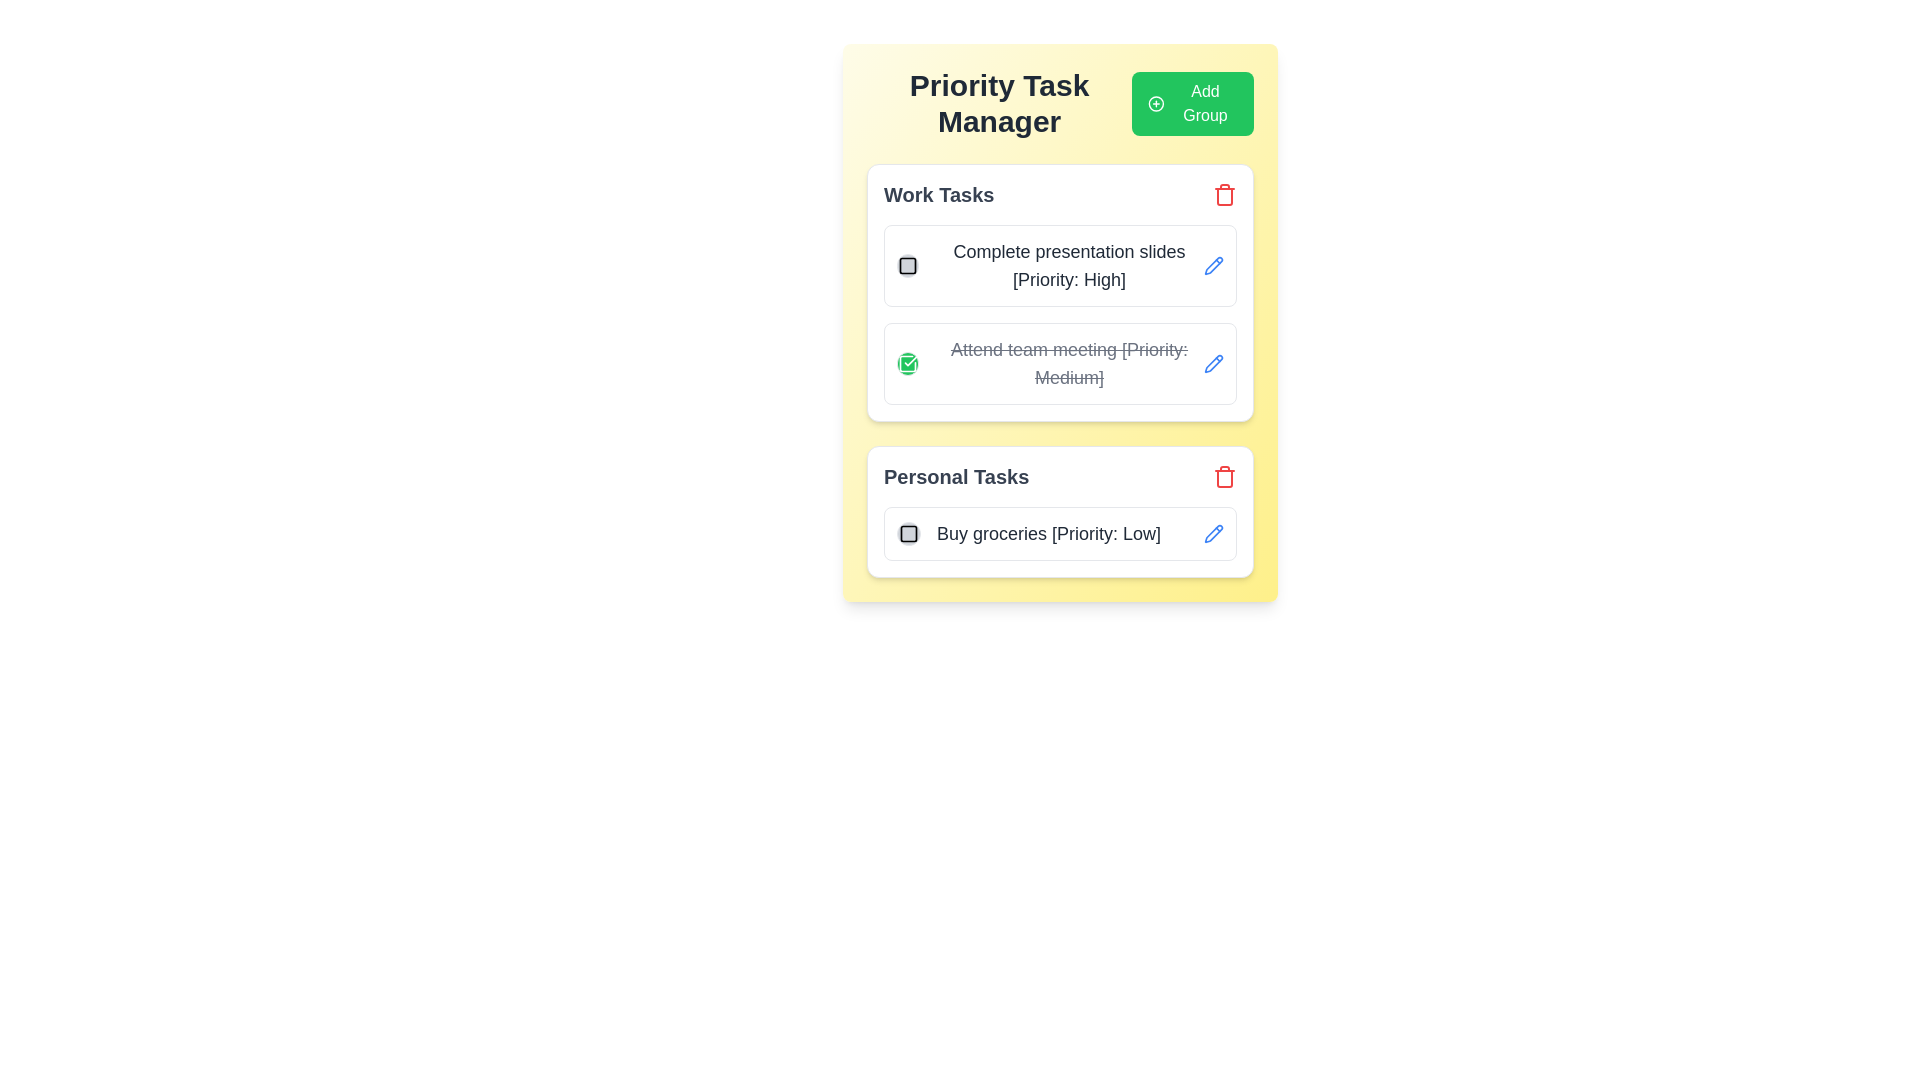 This screenshot has height=1080, width=1920. I want to click on the incomplete task checkbox located to the left of the task text for 'Complete presentation slides [Priority: High]' in the 'Work Tasks' section, so click(906, 265).